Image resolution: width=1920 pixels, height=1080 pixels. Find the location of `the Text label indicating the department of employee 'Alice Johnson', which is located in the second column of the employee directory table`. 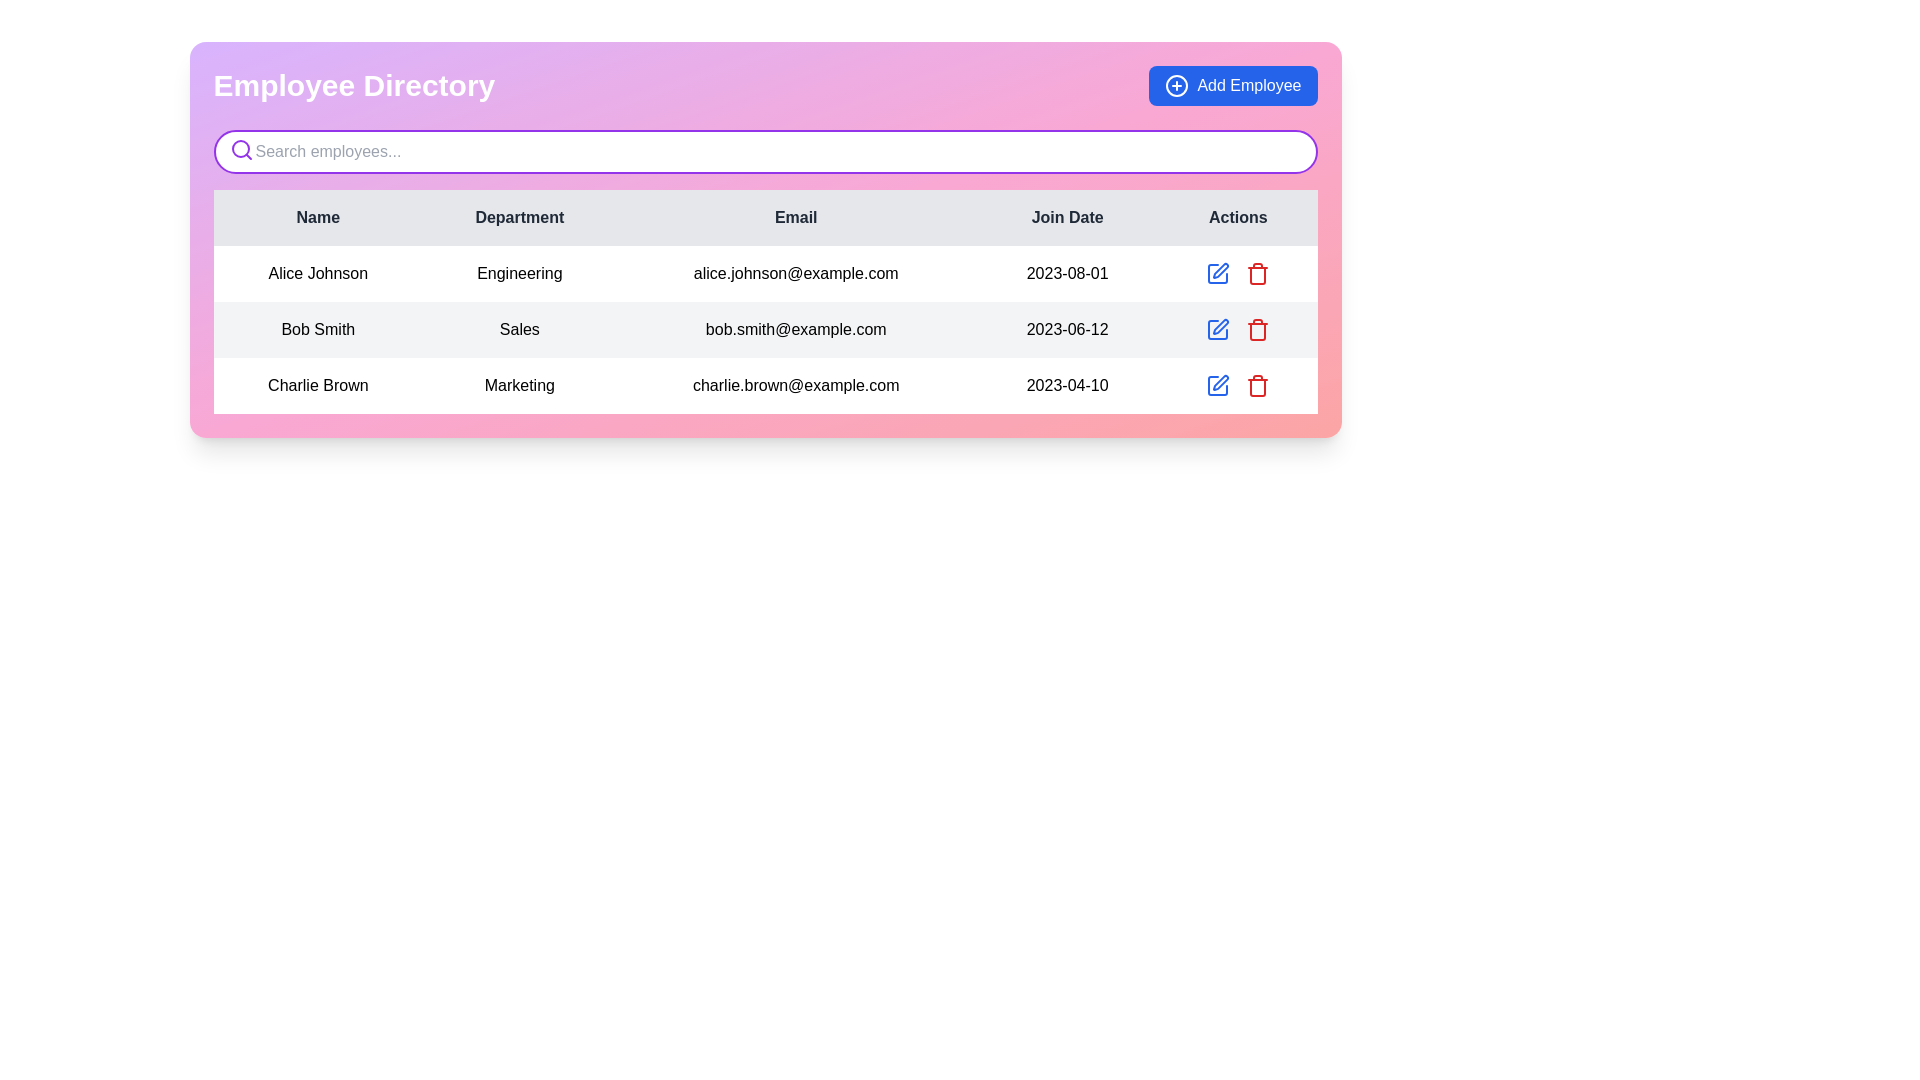

the Text label indicating the department of employee 'Alice Johnson', which is located in the second column of the employee directory table is located at coordinates (519, 273).